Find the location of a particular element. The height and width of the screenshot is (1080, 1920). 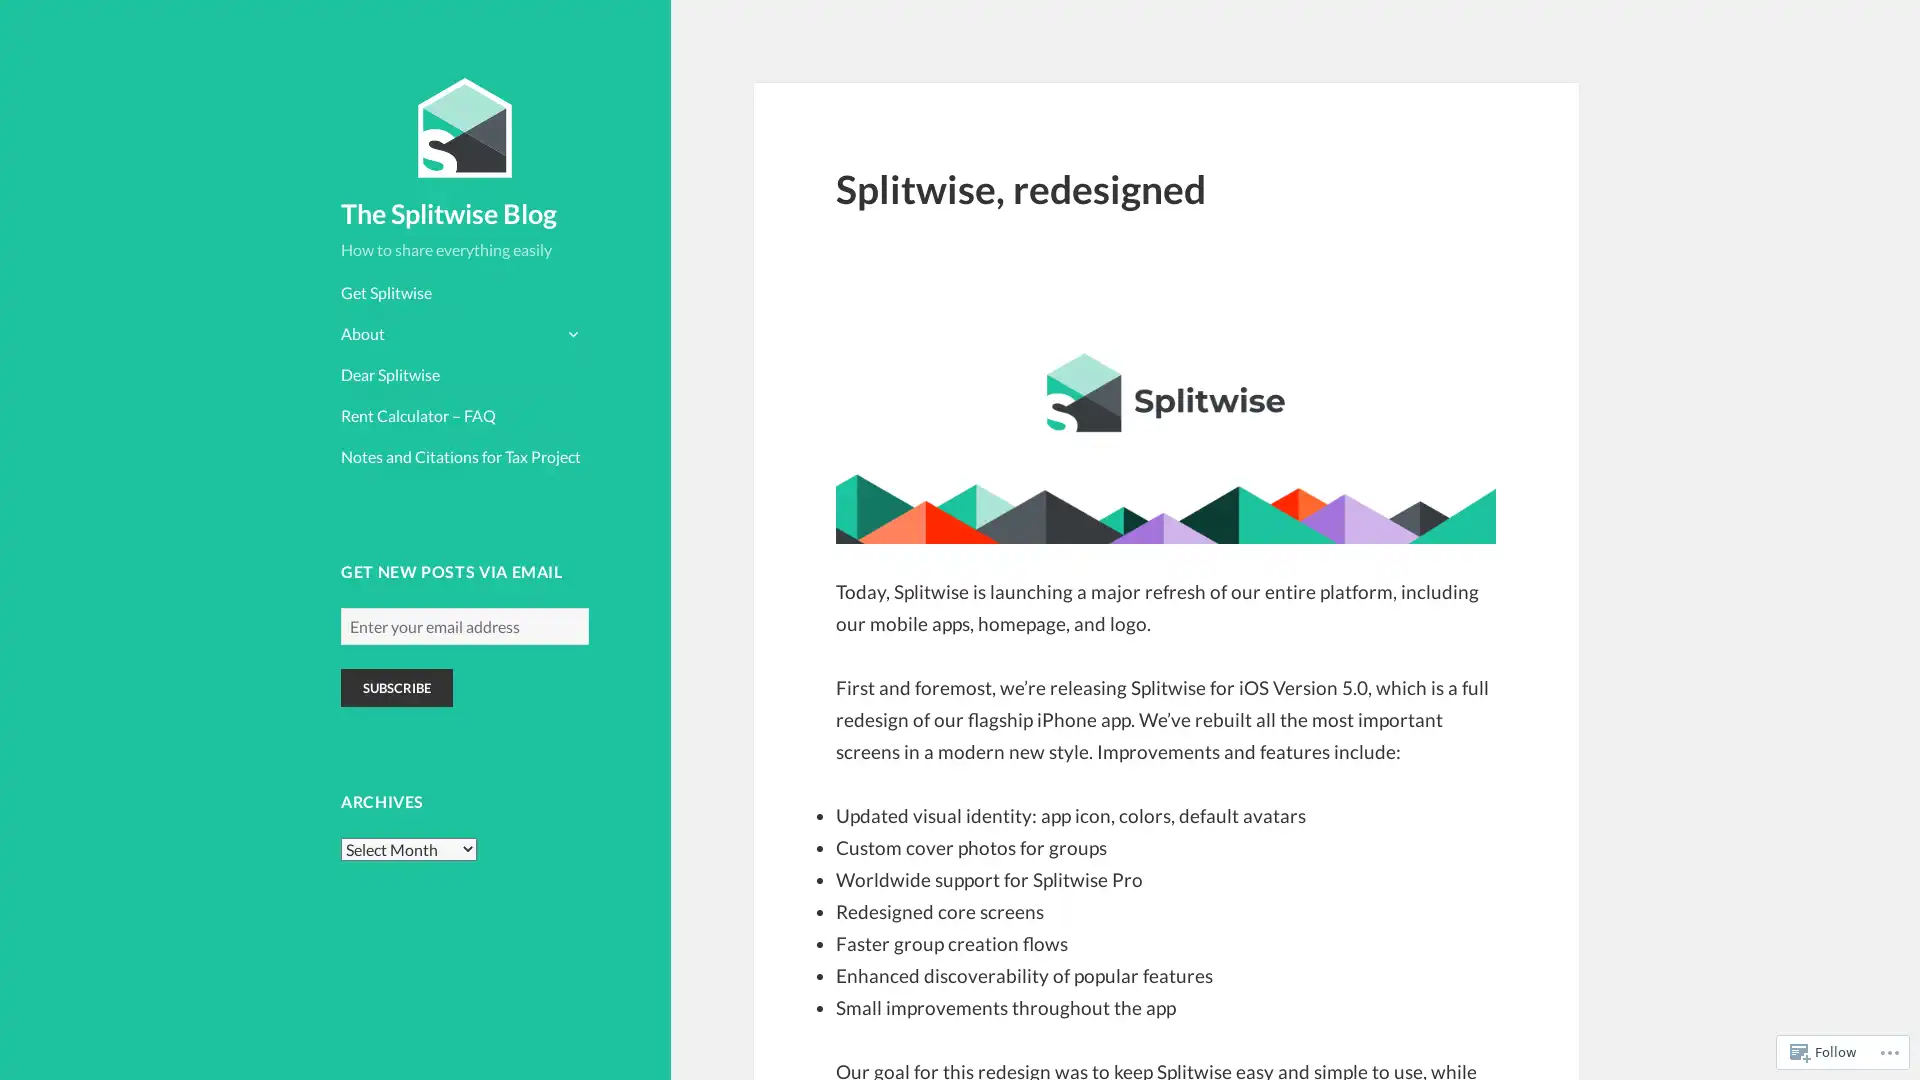

SUBSCRIBE is located at coordinates (397, 686).